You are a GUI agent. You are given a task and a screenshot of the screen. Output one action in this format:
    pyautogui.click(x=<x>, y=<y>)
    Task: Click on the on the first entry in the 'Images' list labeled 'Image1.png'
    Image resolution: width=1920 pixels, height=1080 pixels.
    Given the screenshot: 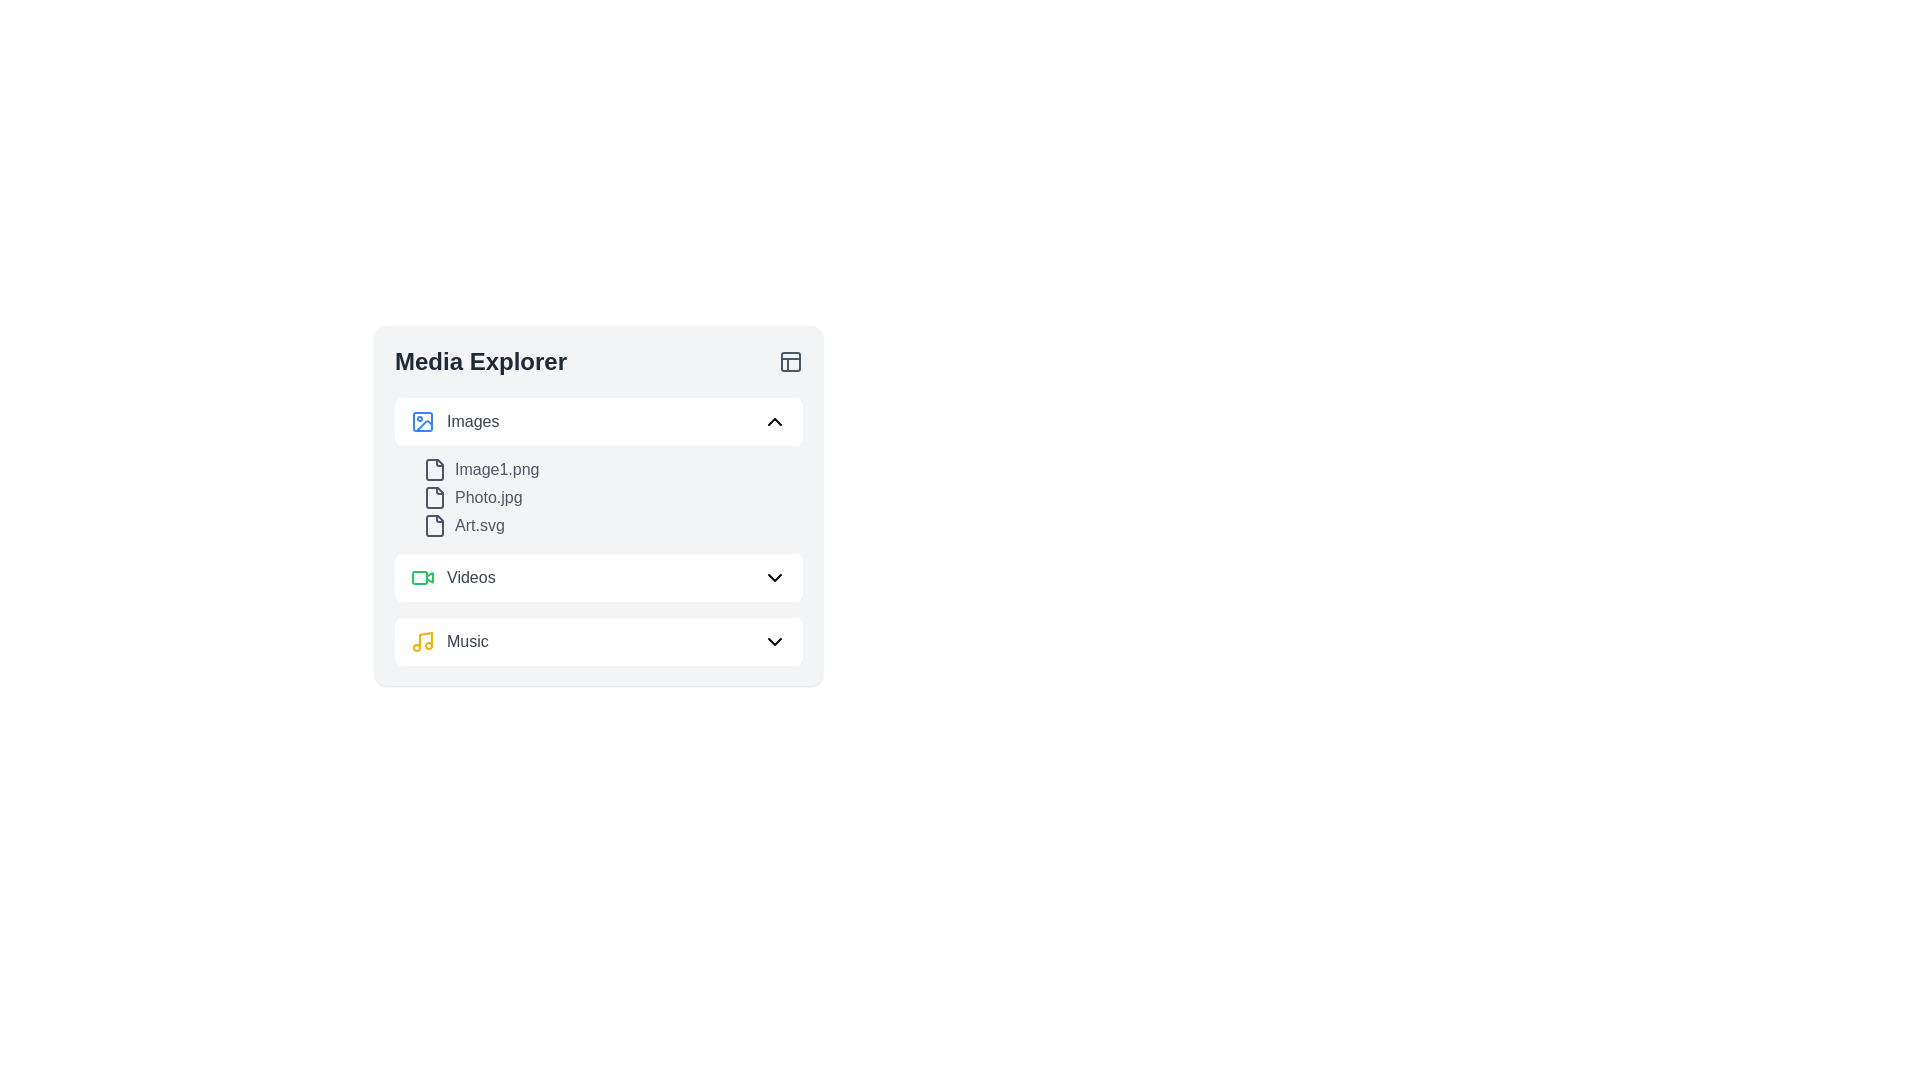 What is the action you would take?
    pyautogui.click(x=598, y=467)
    